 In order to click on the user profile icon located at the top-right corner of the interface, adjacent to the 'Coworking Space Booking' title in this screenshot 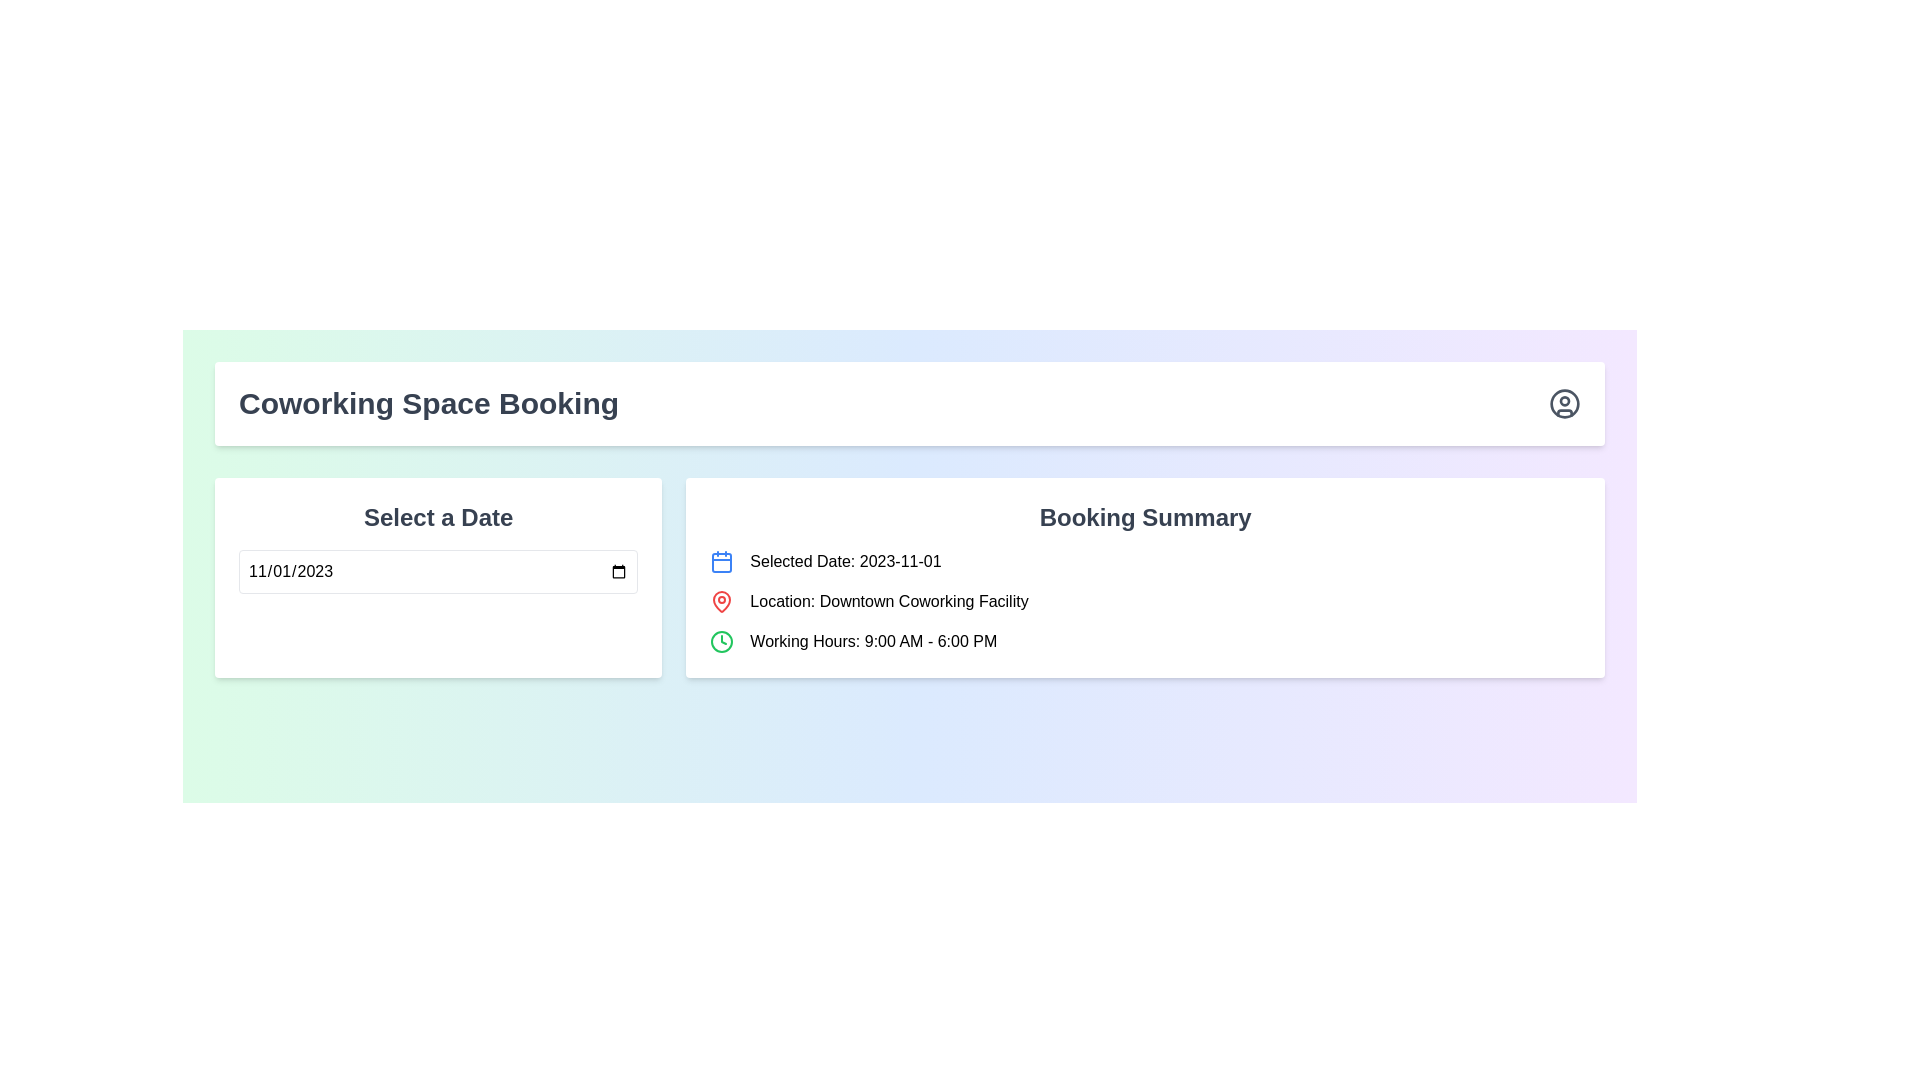, I will do `click(1563, 404)`.